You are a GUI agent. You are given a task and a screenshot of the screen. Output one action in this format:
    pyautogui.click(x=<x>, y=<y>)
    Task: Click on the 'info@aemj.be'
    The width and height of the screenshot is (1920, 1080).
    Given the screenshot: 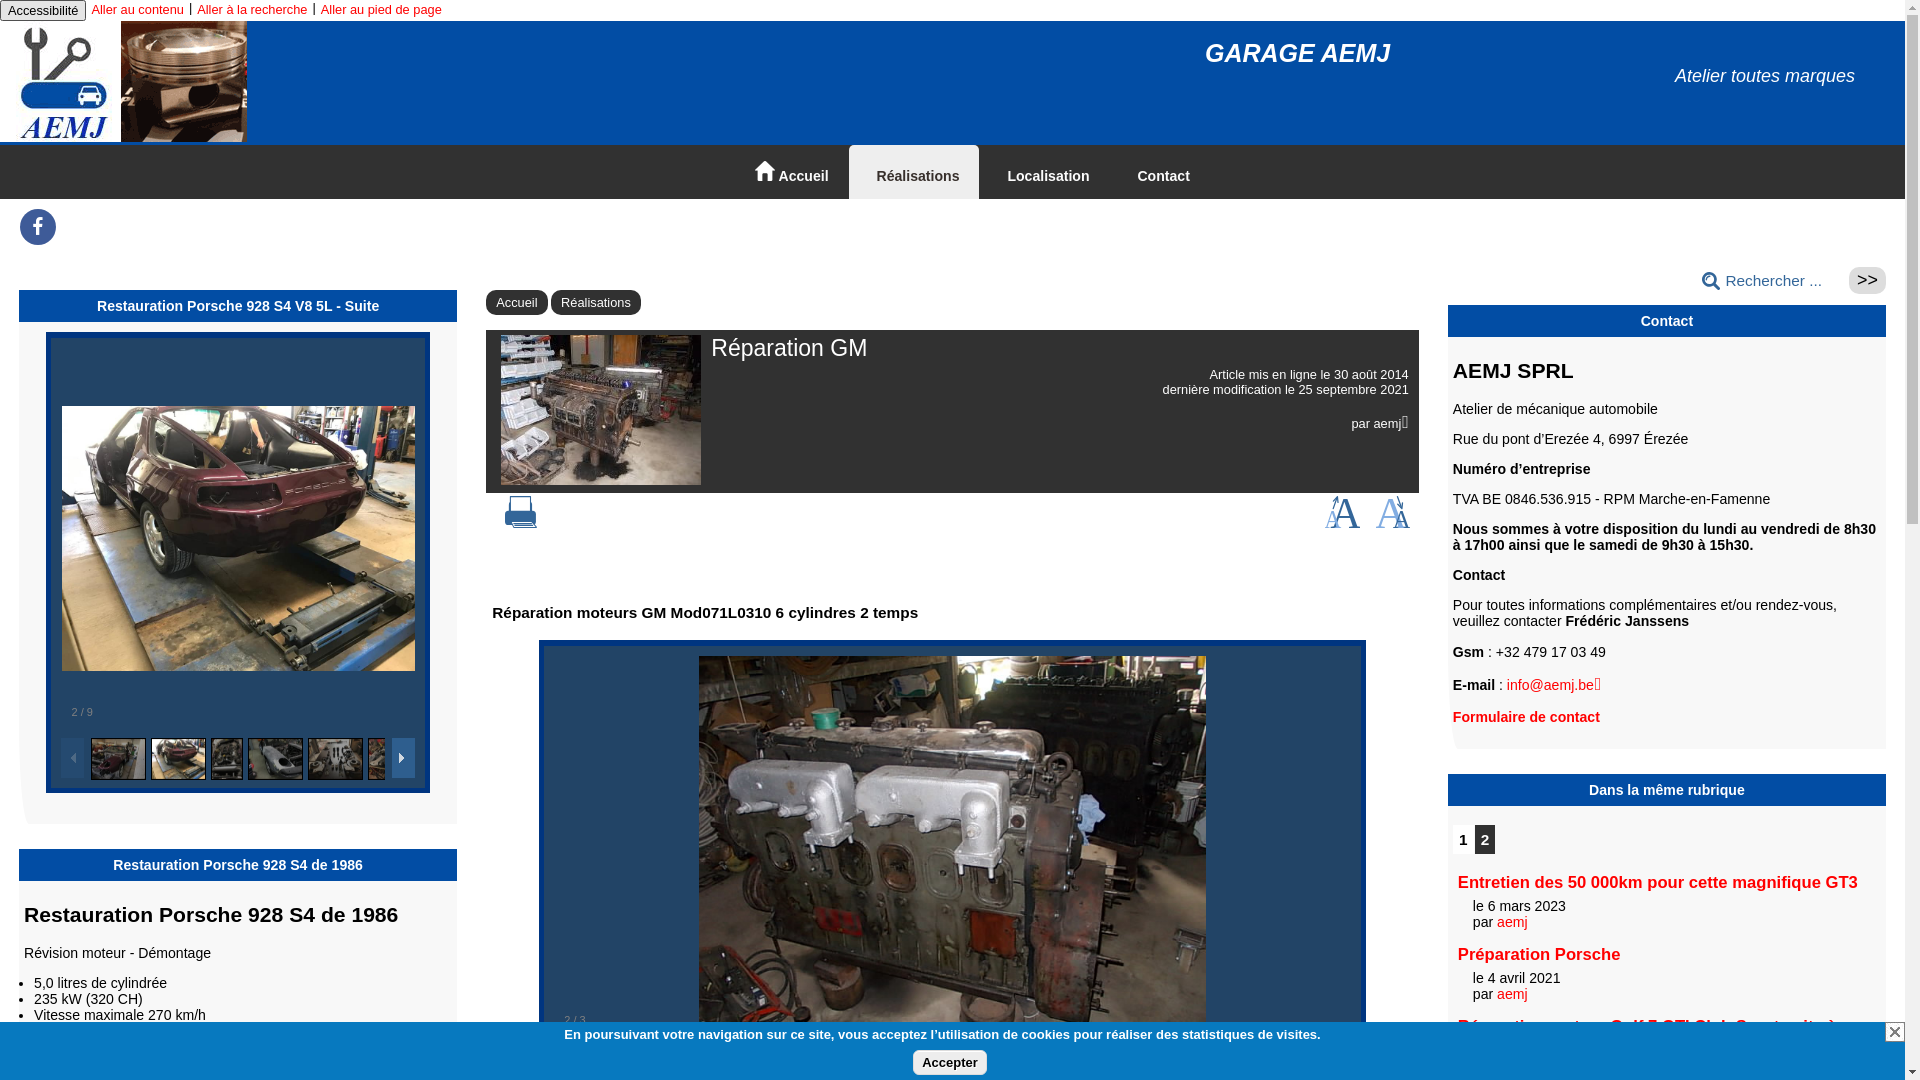 What is the action you would take?
    pyautogui.click(x=1553, y=684)
    